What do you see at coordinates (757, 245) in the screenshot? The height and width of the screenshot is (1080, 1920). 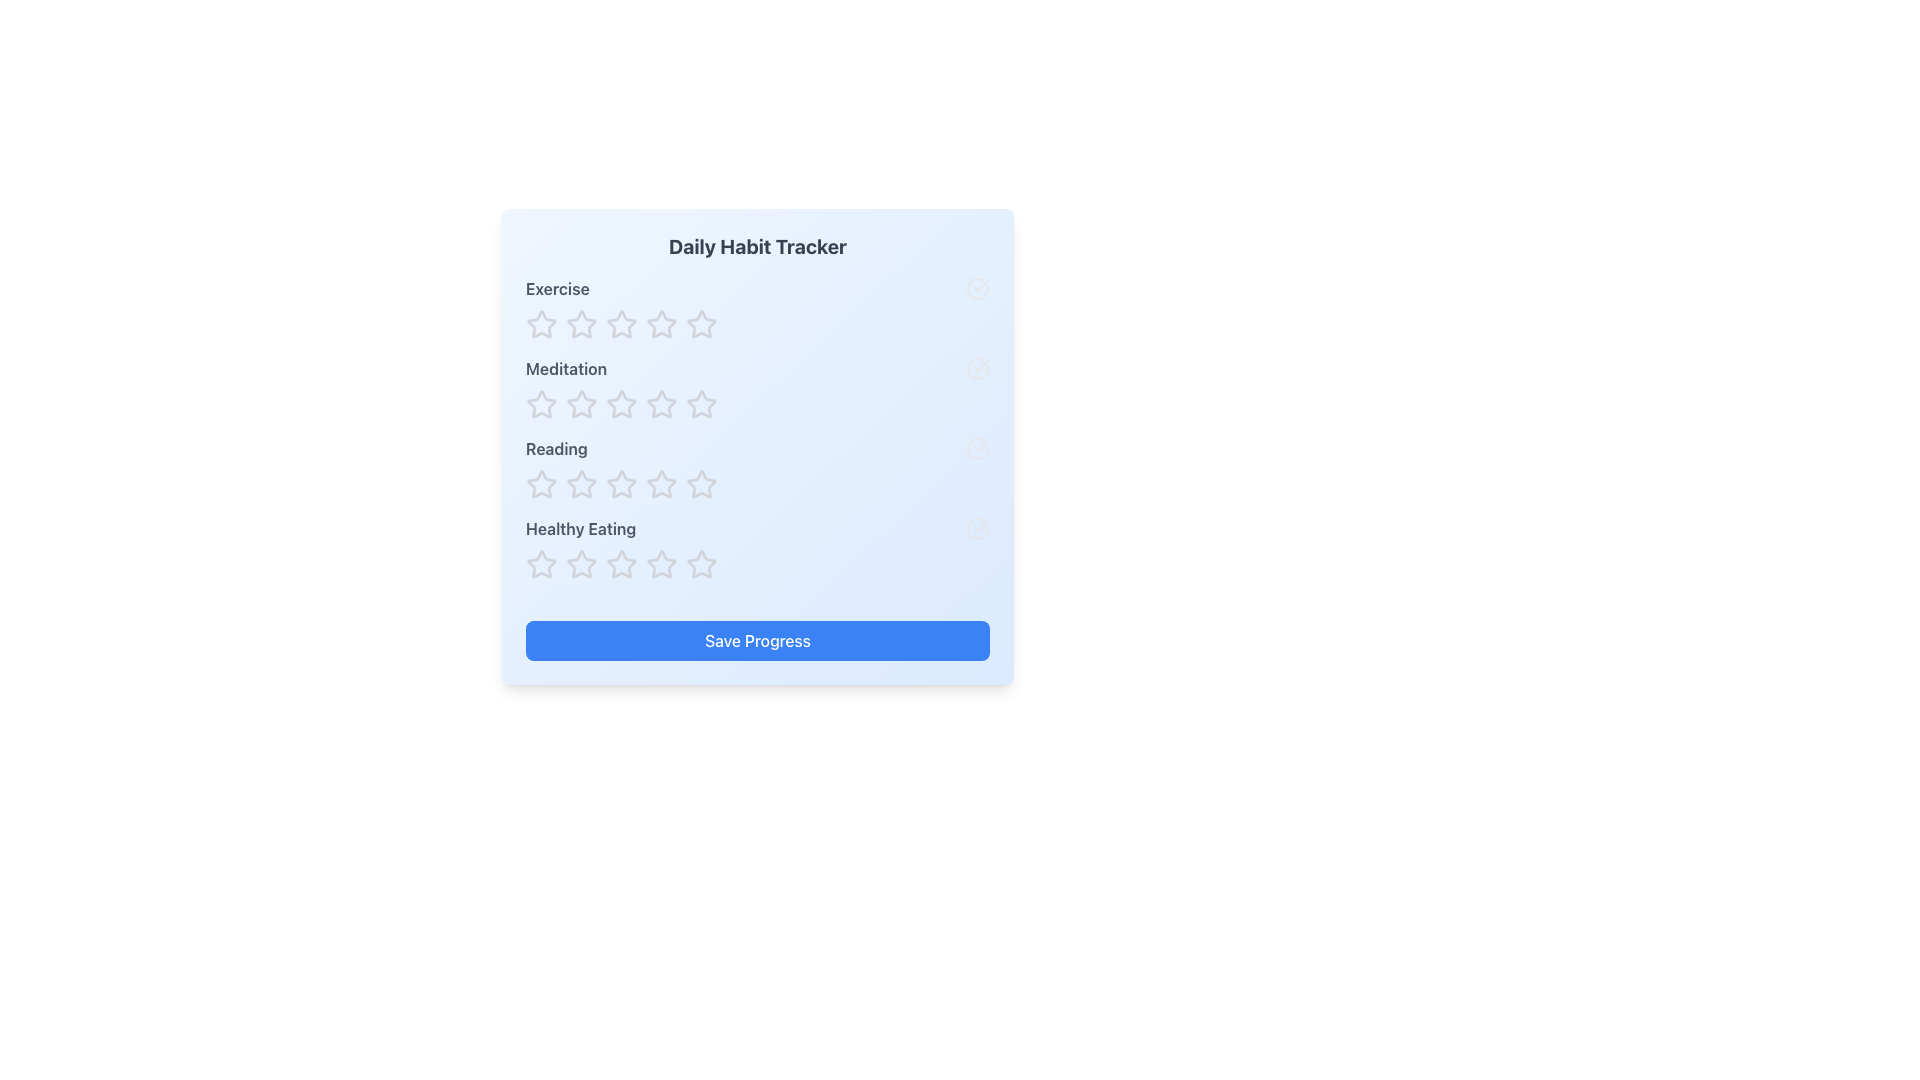 I see `the bold, centered heading 'Daily Habit Tracker' displayed in dark gray, which is located at the top section of the habit tracking card interface` at bounding box center [757, 245].